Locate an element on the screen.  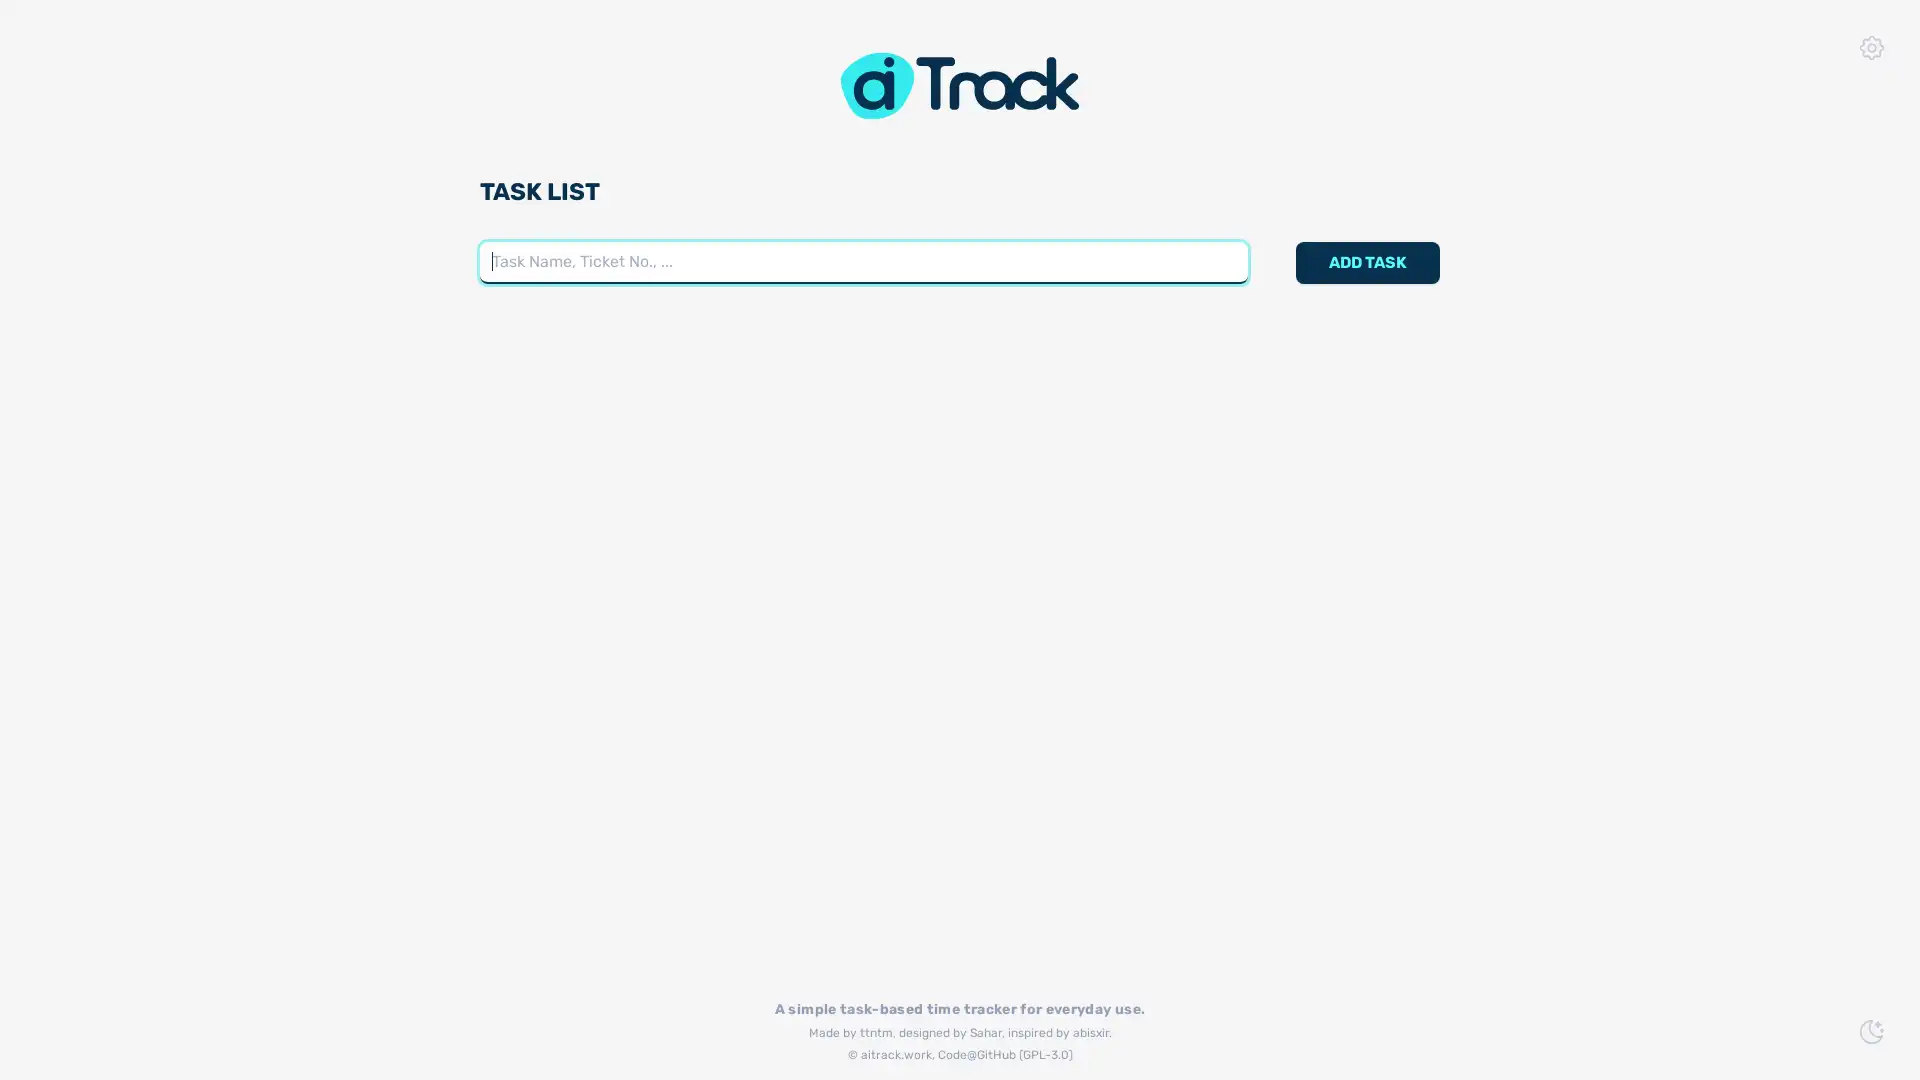
ADD TASK is located at coordinates (1367, 261).